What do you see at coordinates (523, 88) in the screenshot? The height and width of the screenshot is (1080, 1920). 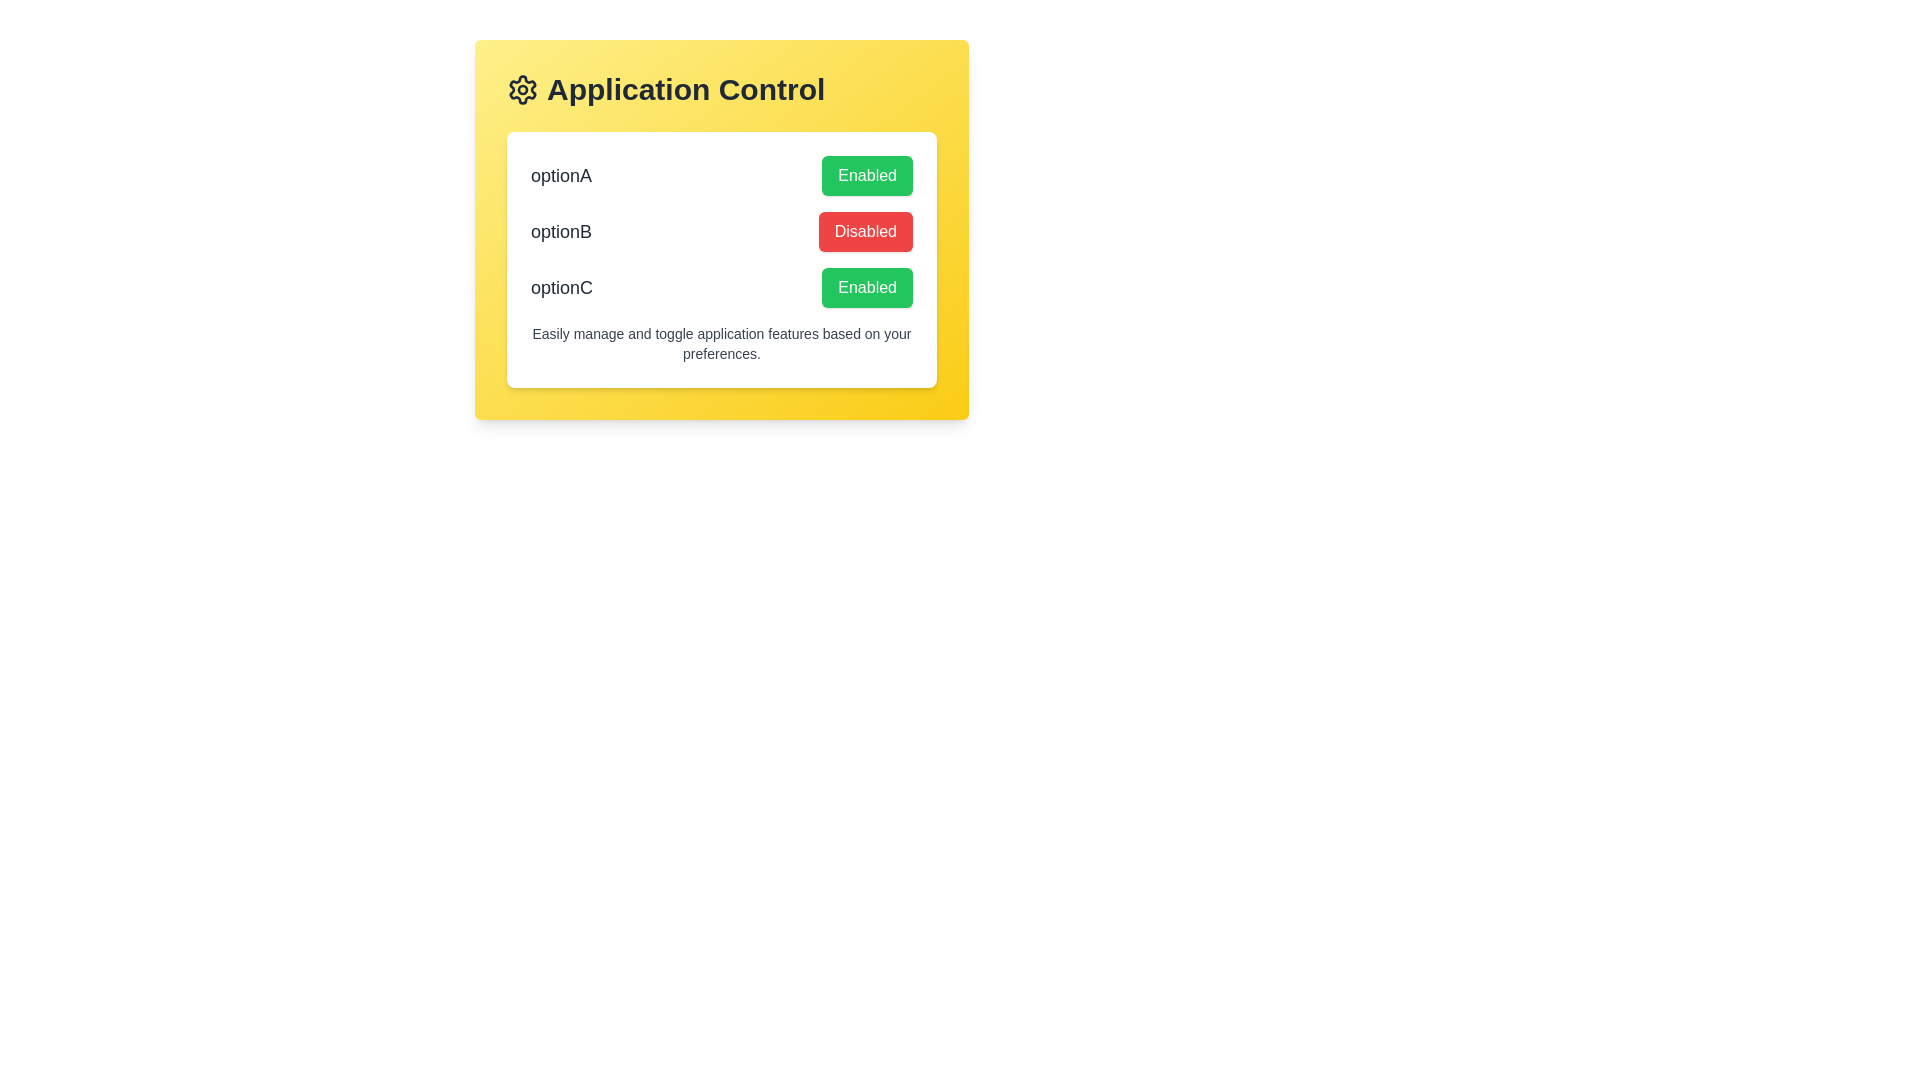 I see `the settings icon located at the far left of the 'Application Control' header` at bounding box center [523, 88].